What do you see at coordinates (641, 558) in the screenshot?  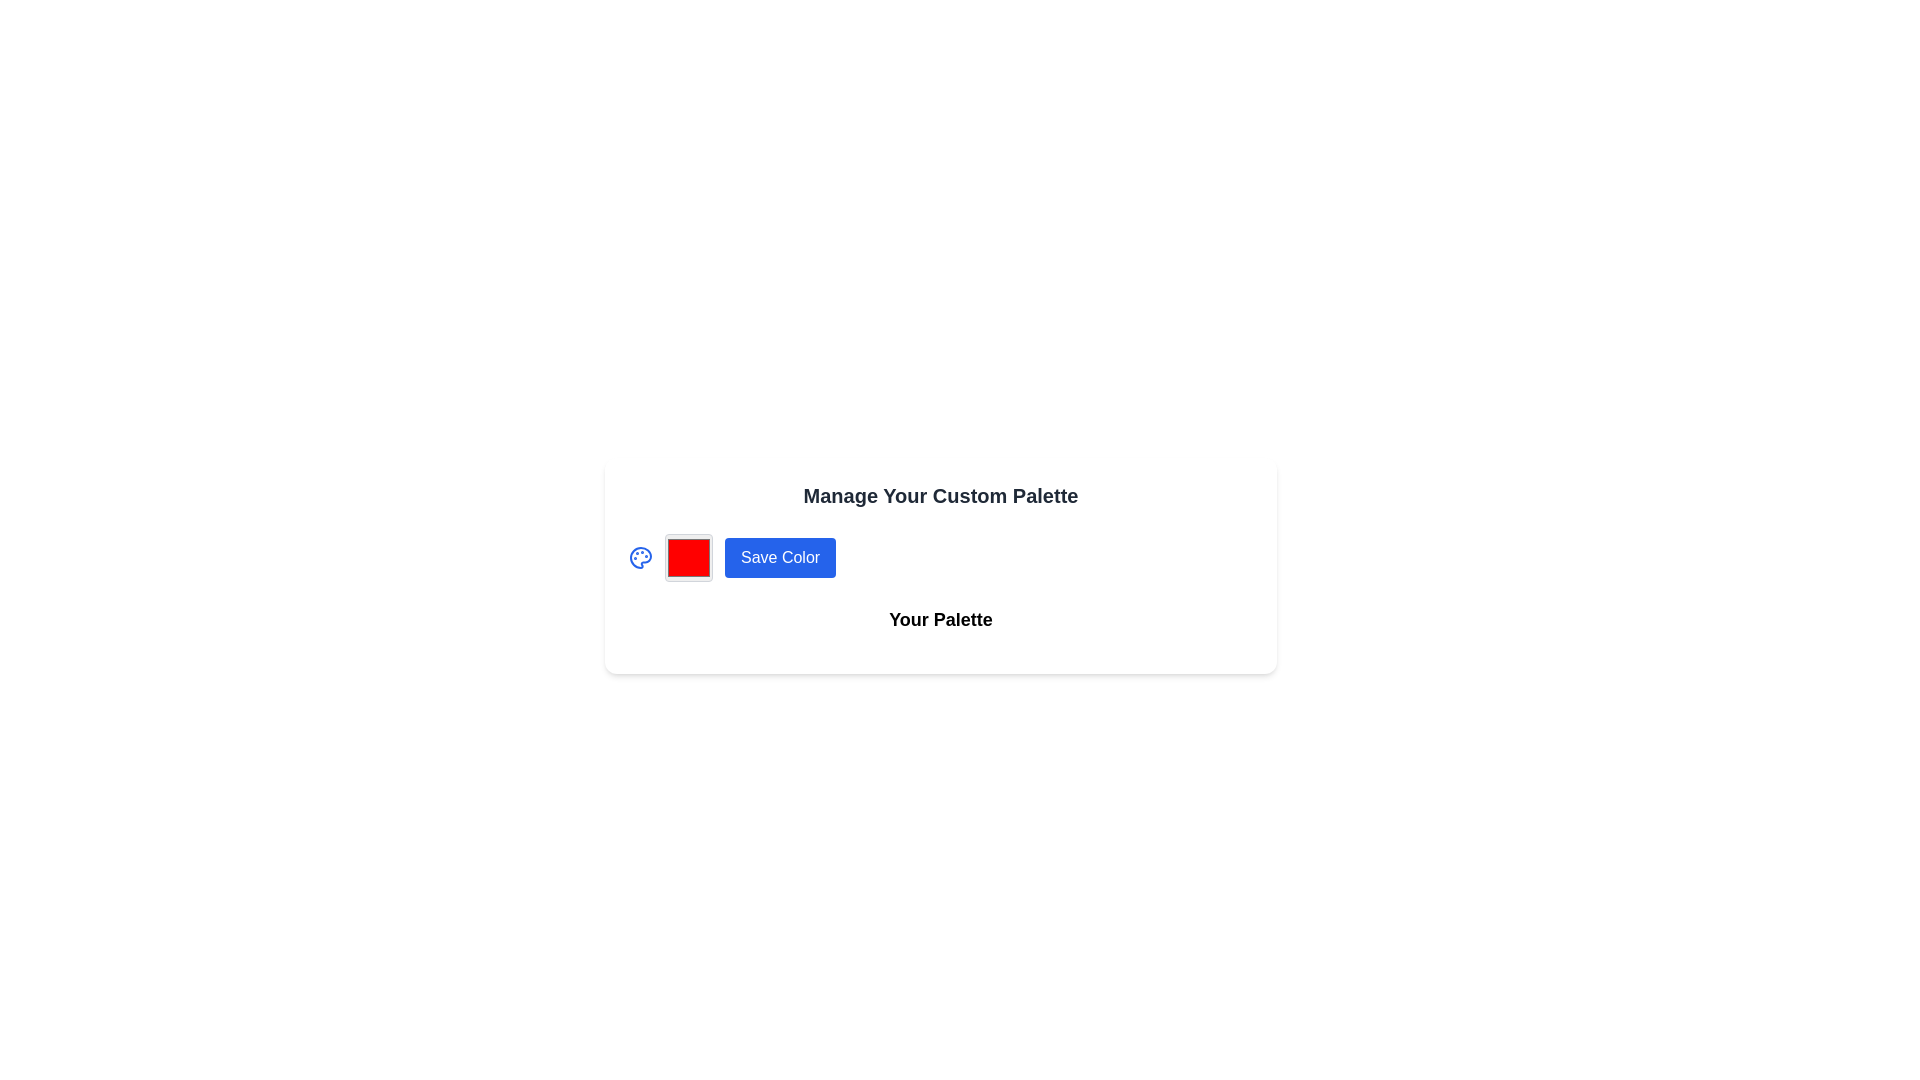 I see `the color palette icon located in the top-left portion of the row, preceding the color selector box` at bounding box center [641, 558].